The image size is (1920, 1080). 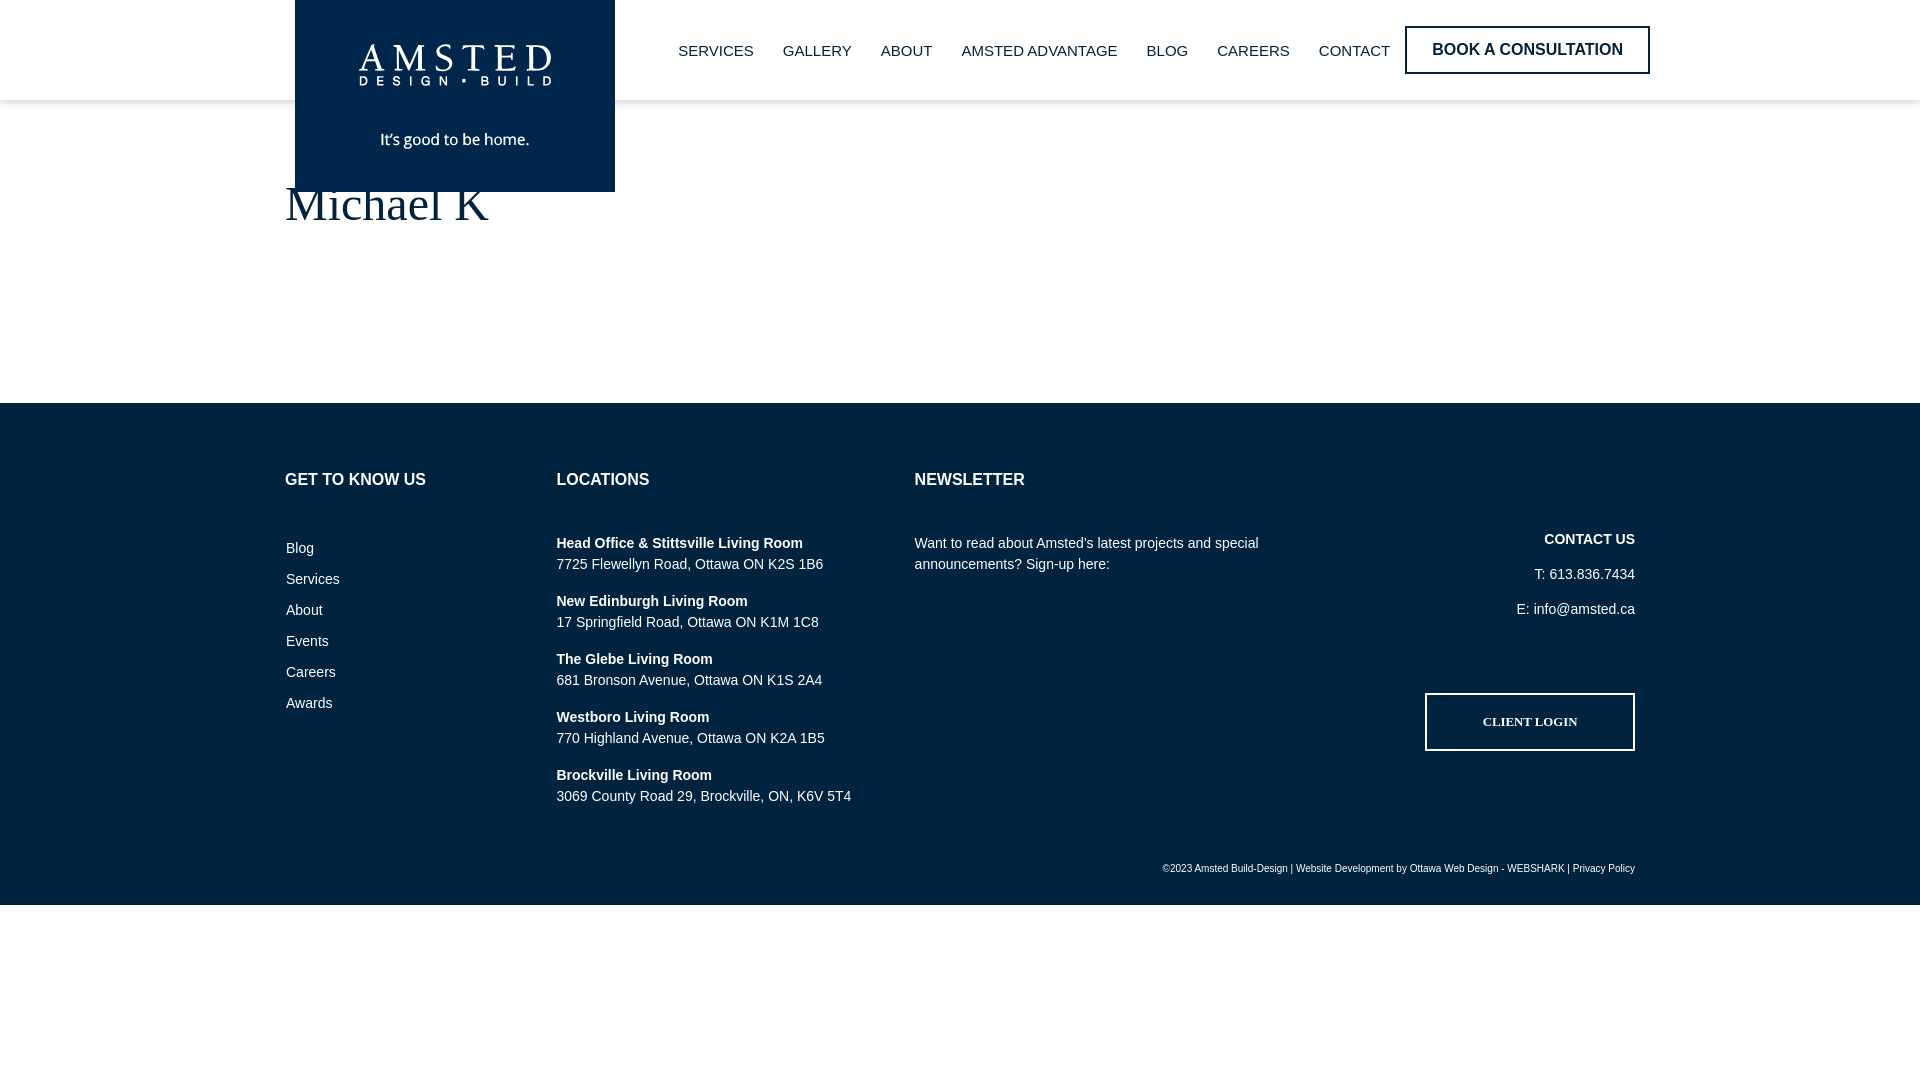 What do you see at coordinates (632, 774) in the screenshot?
I see `'Brockville Living Room'` at bounding box center [632, 774].